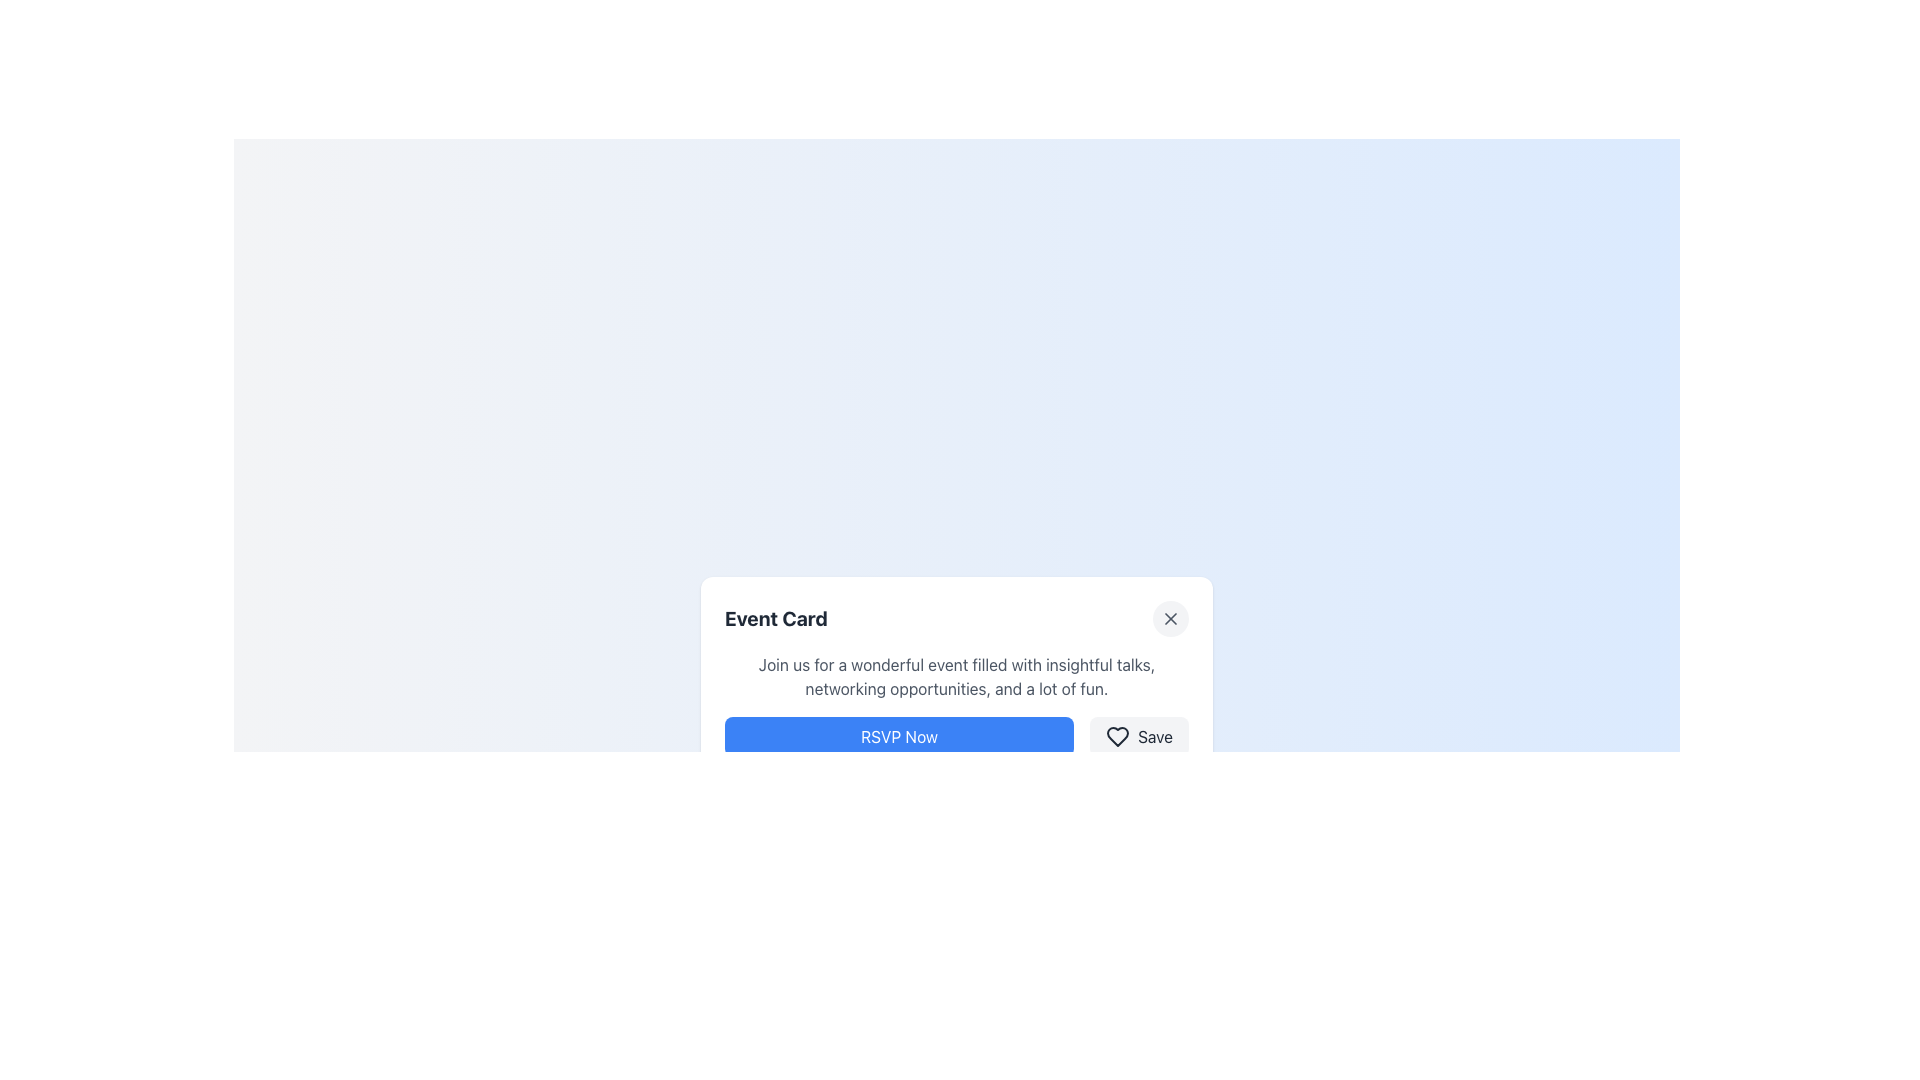 This screenshot has height=1080, width=1920. Describe the element at coordinates (1171, 617) in the screenshot. I see `the close button located in the top-right corner of the 'Event Card', which is contained within a circular, light-gray background` at that location.